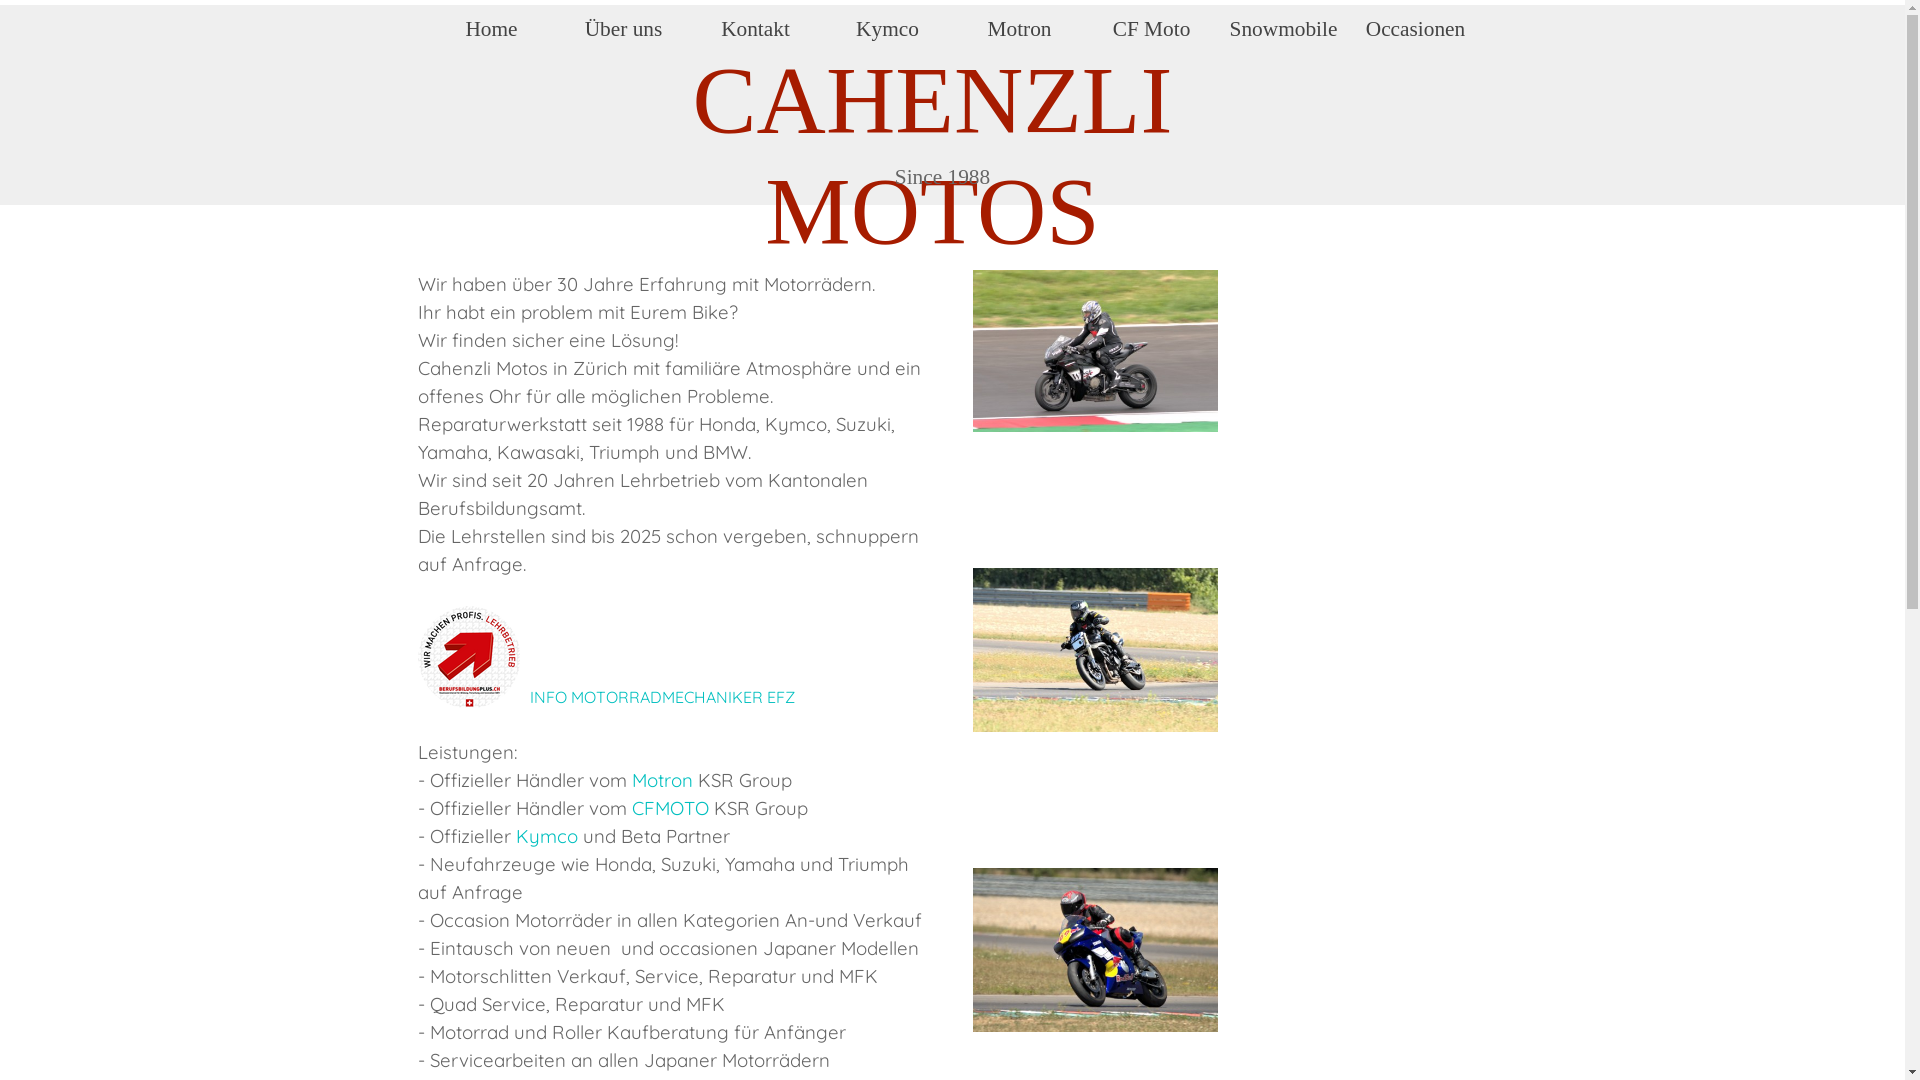 This screenshot has height=1080, width=1920. I want to click on 'Kymco', so click(887, 29).